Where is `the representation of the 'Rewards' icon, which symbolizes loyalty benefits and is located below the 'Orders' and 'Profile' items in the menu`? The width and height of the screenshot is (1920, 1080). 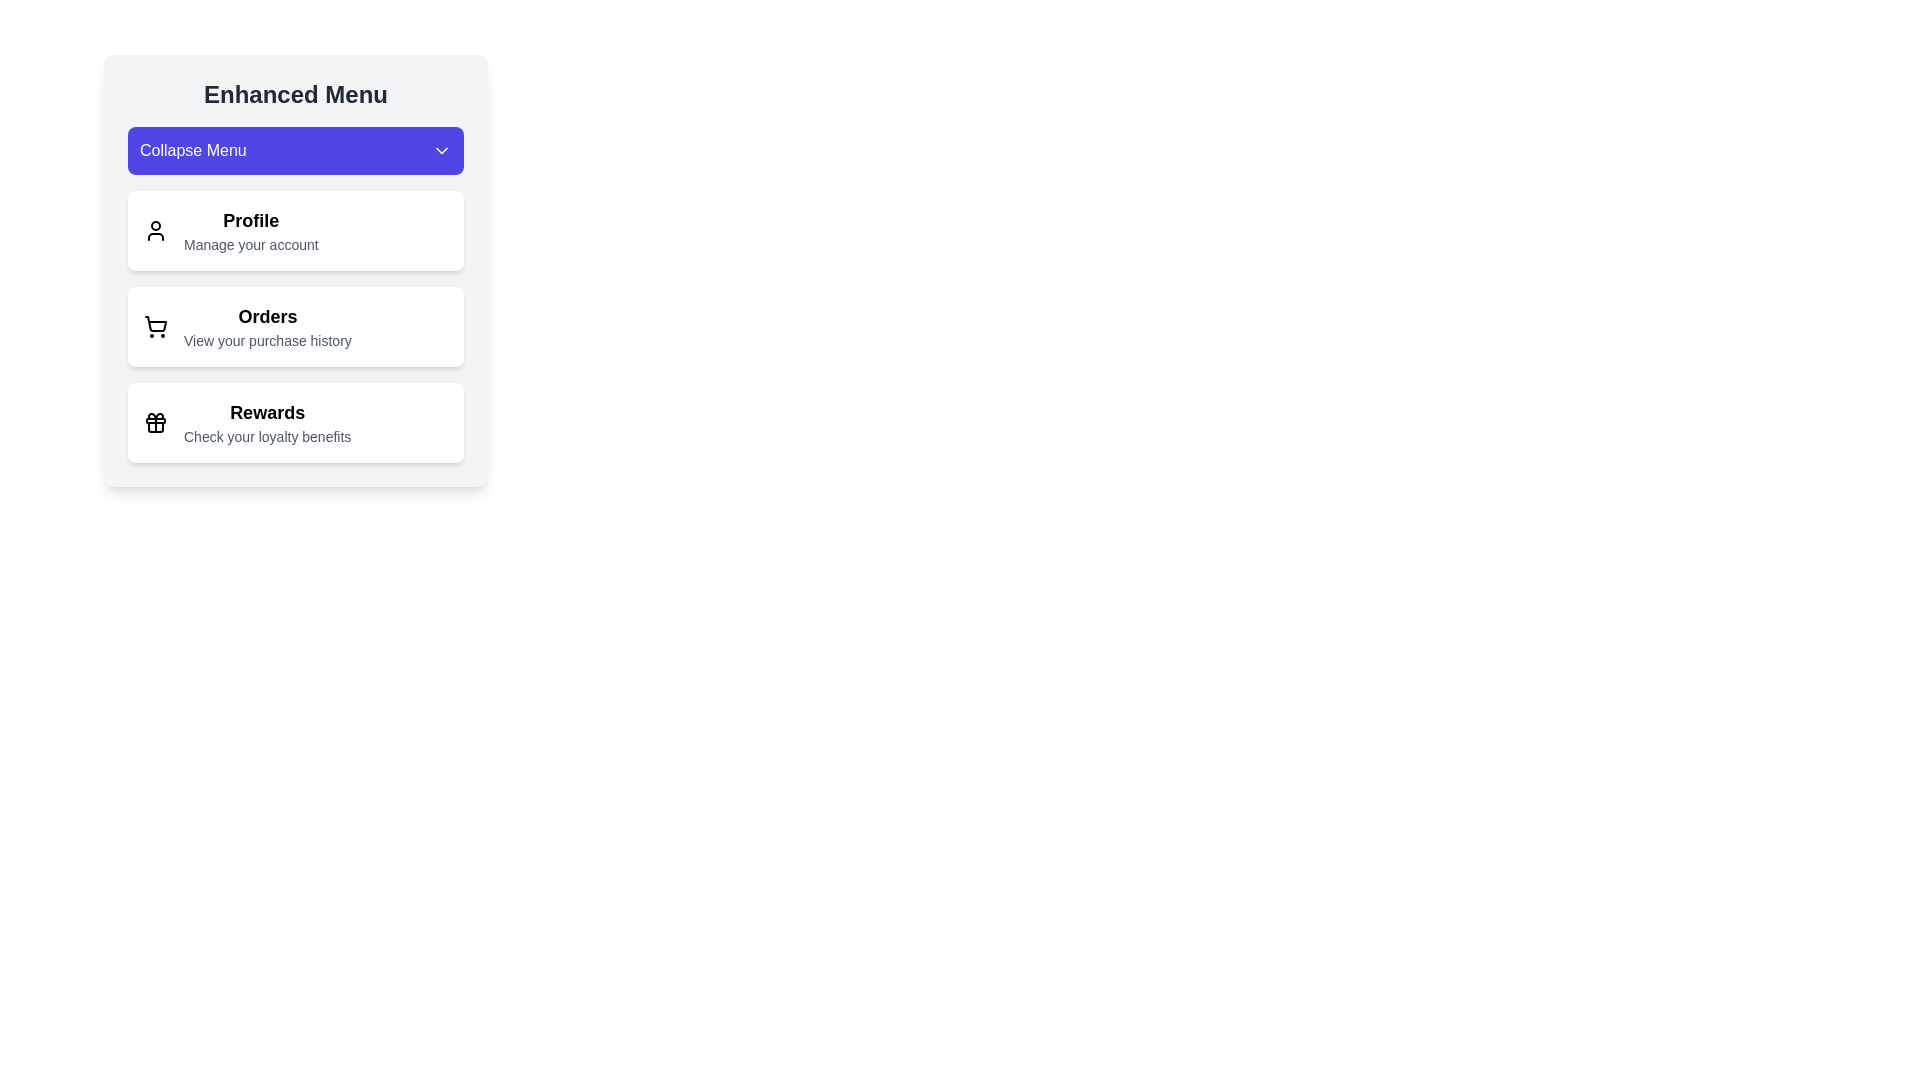
the representation of the 'Rewards' icon, which symbolizes loyalty benefits and is located below the 'Orders' and 'Profile' items in the menu is located at coordinates (155, 422).